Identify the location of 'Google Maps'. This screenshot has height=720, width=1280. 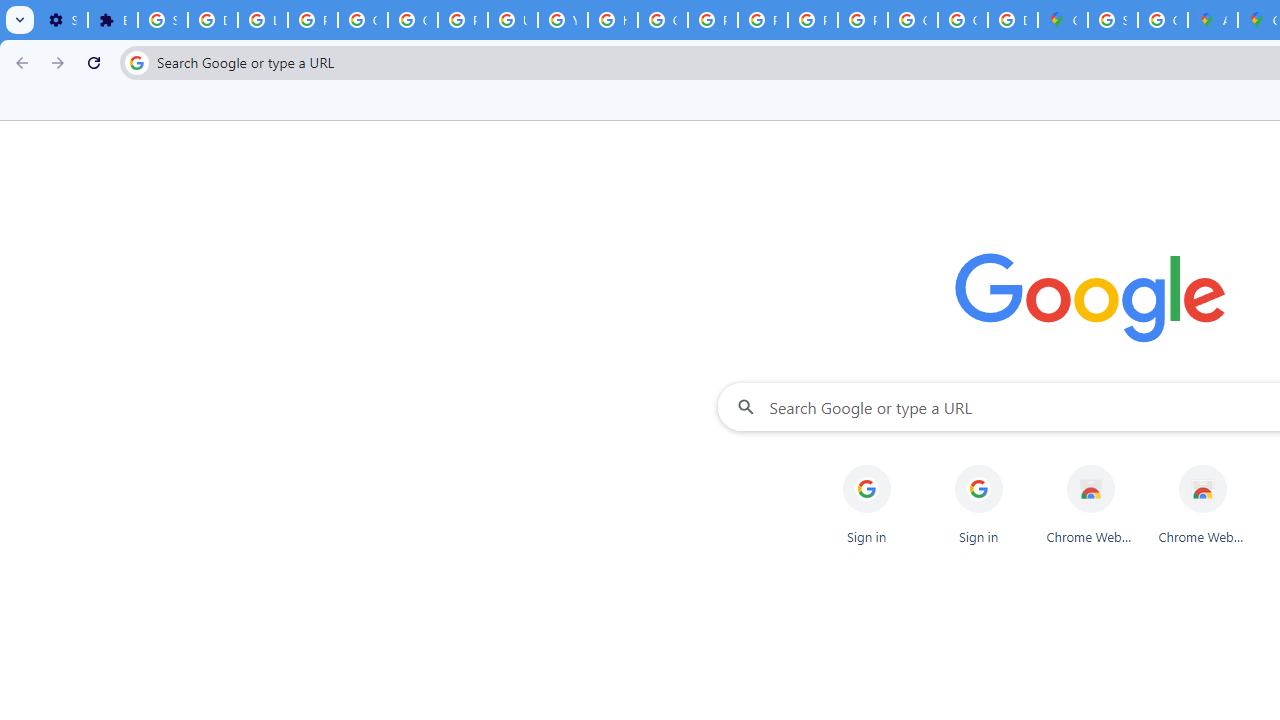
(1062, 20).